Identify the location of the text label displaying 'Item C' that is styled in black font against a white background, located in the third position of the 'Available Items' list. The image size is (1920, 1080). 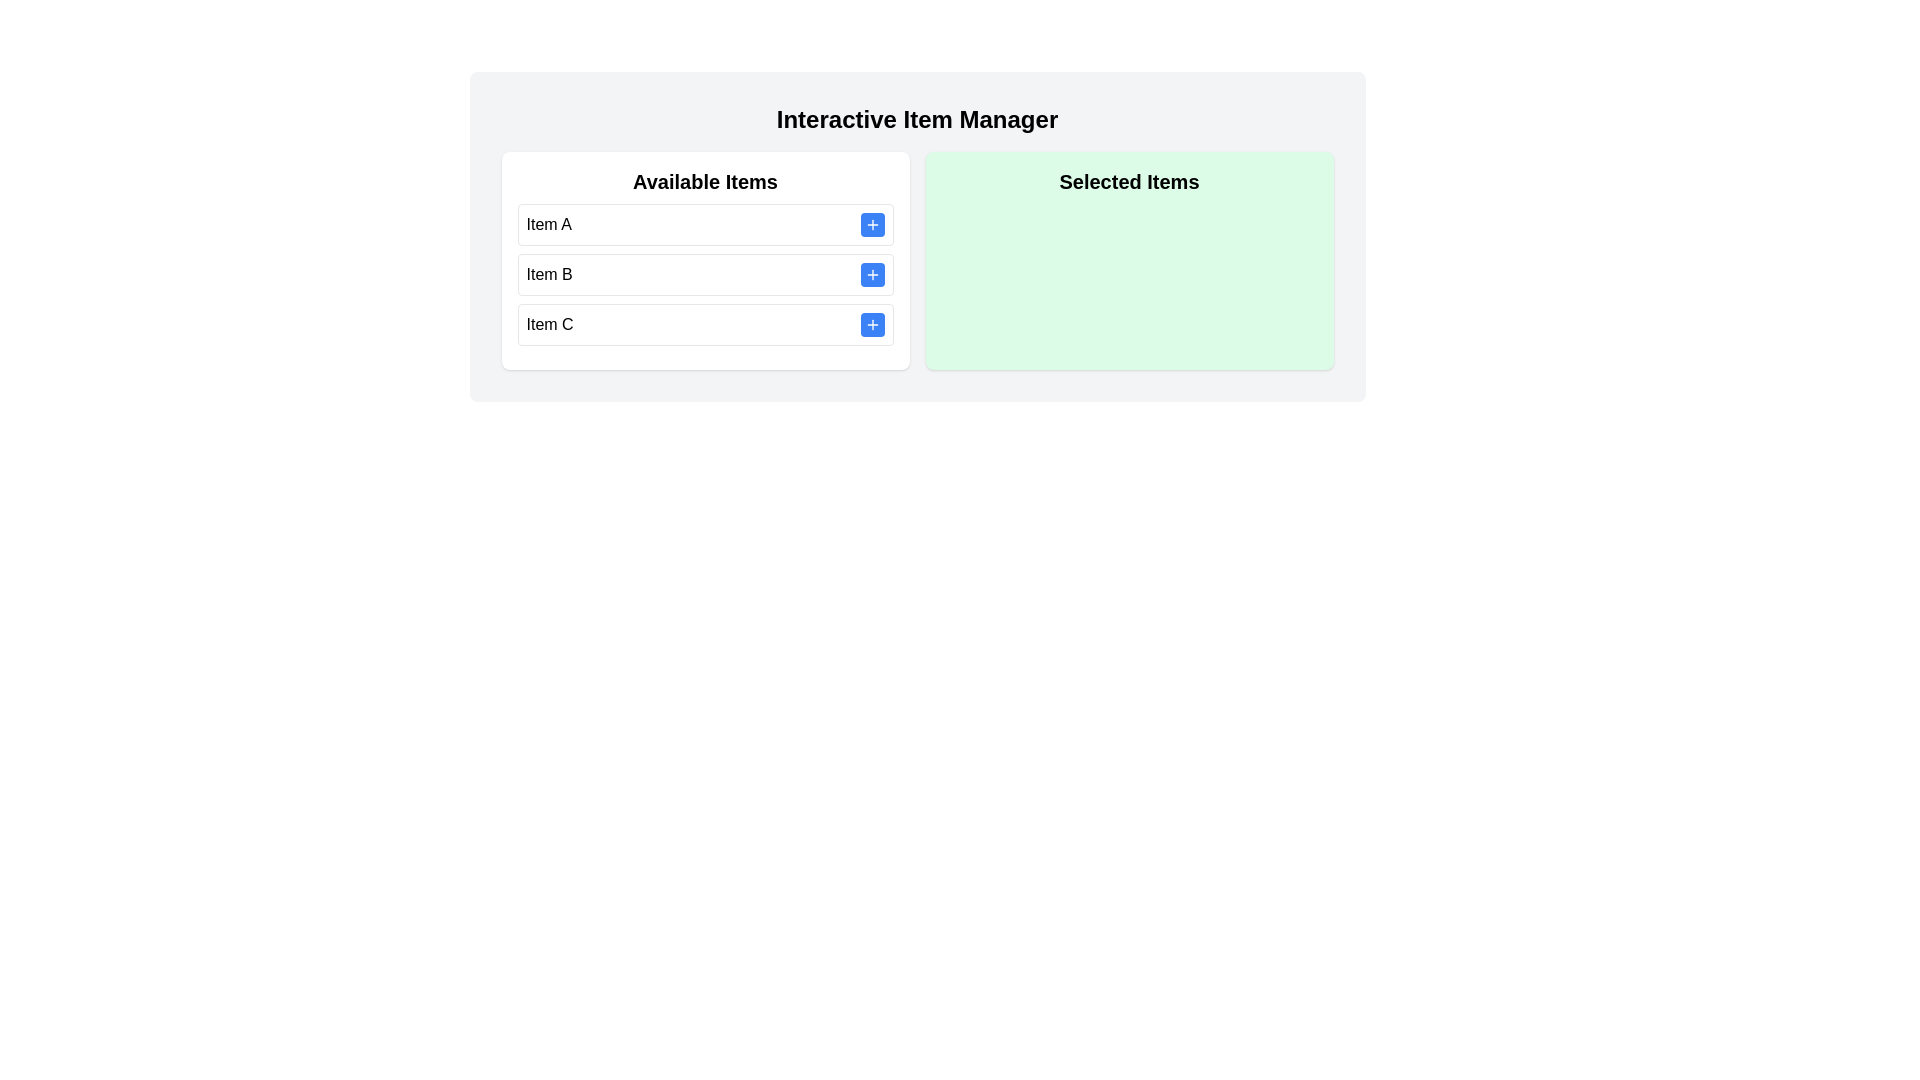
(550, 323).